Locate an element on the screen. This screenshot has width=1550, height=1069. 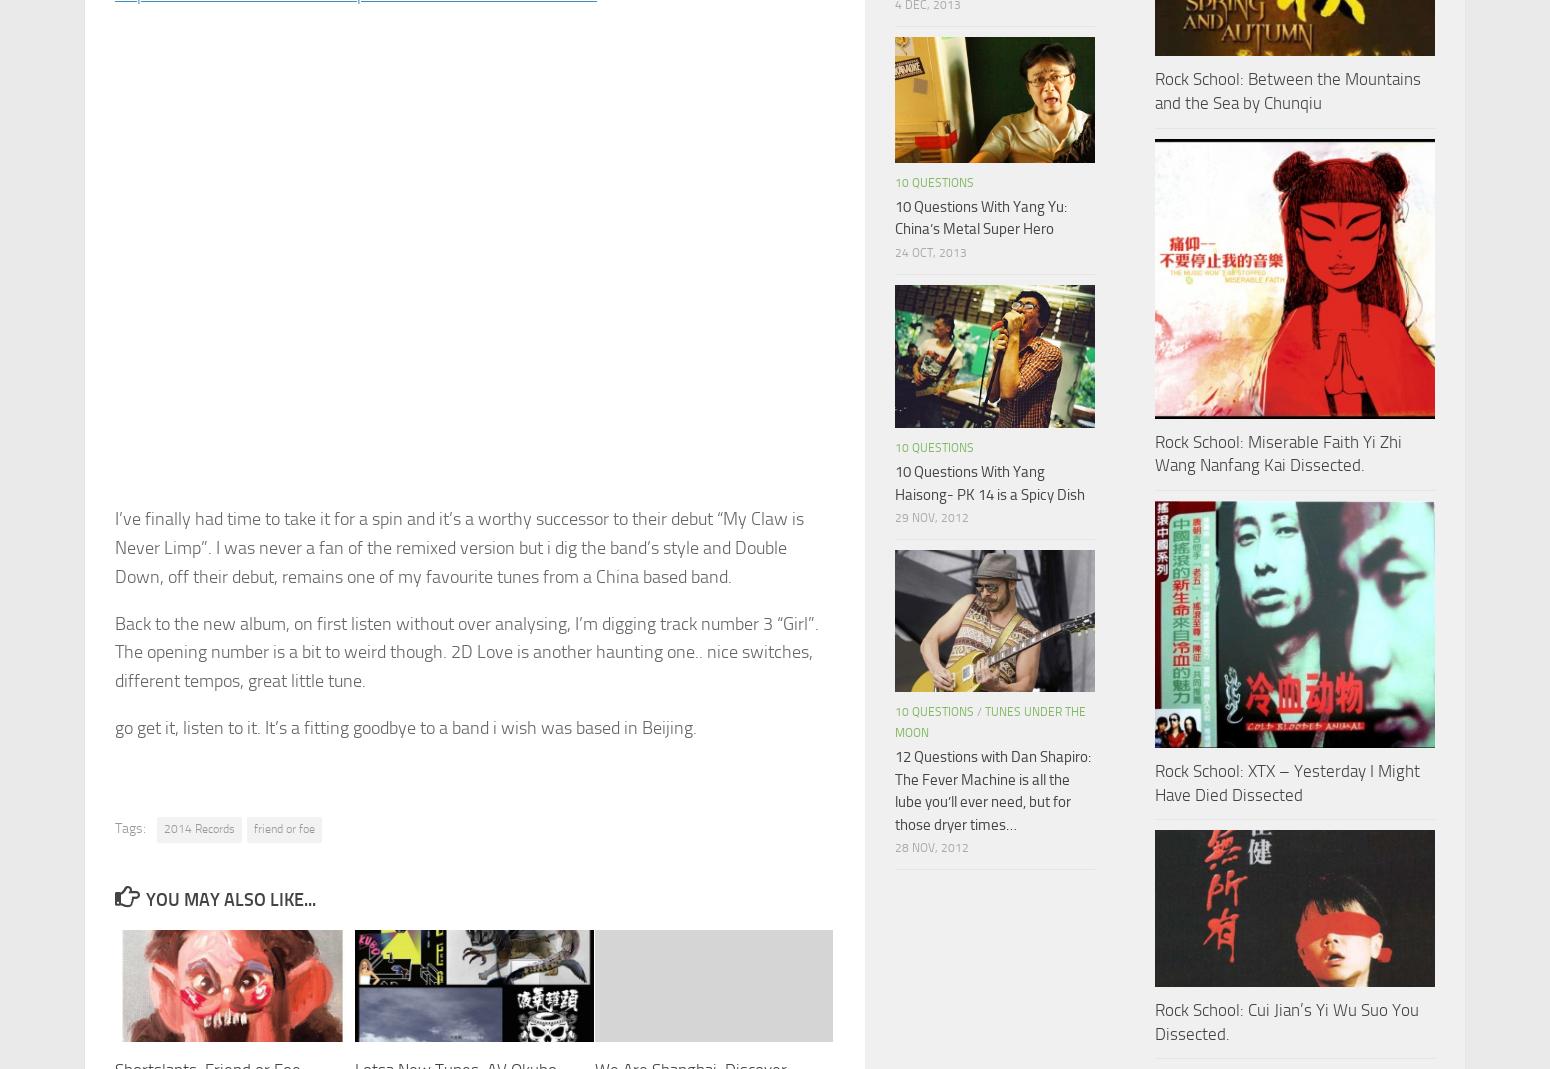
'12 Questions with Dan Shapiro: The Fever Machine is all the lube you’ll ever need, but for those dryer times…' is located at coordinates (991, 790).